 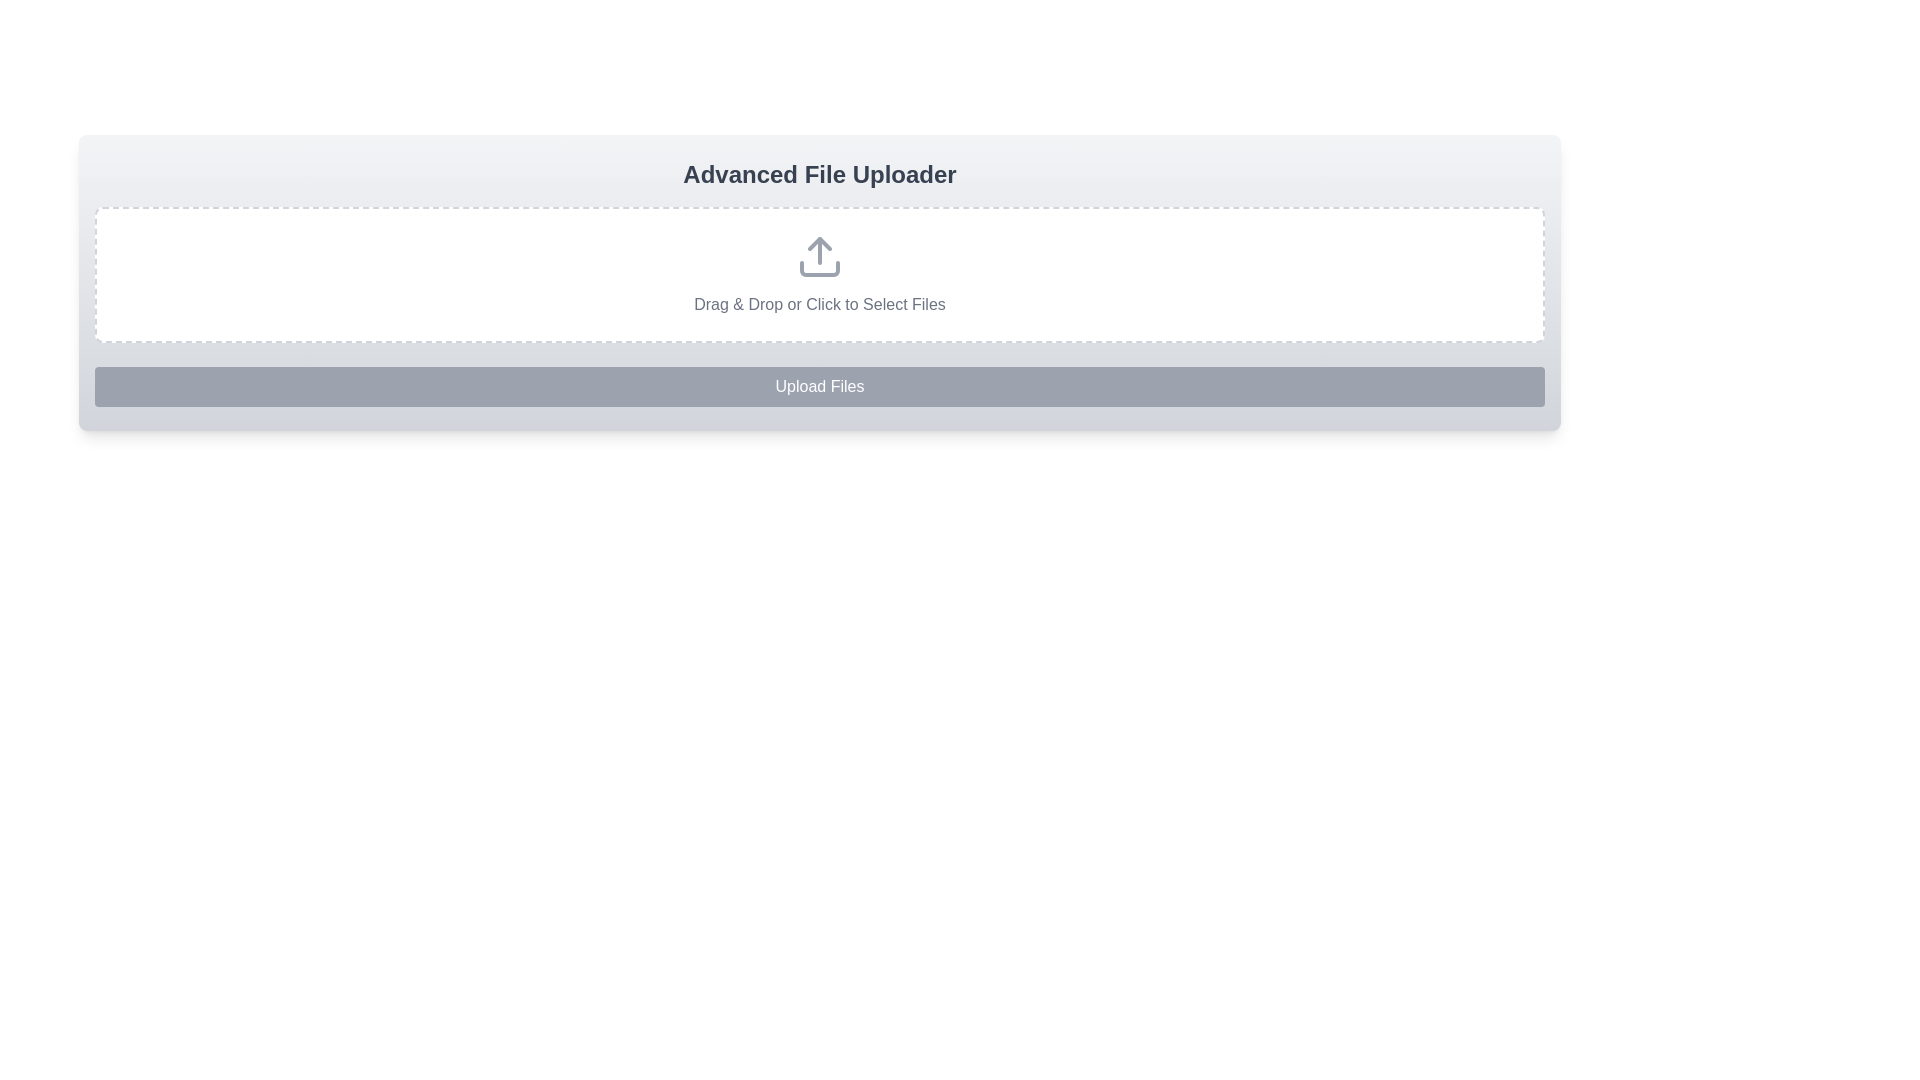 What do you see at coordinates (820, 173) in the screenshot?
I see `centered heading text that says 'Advanced File Uploader', which is styled with a large bold gray font and located above the file uploader section` at bounding box center [820, 173].